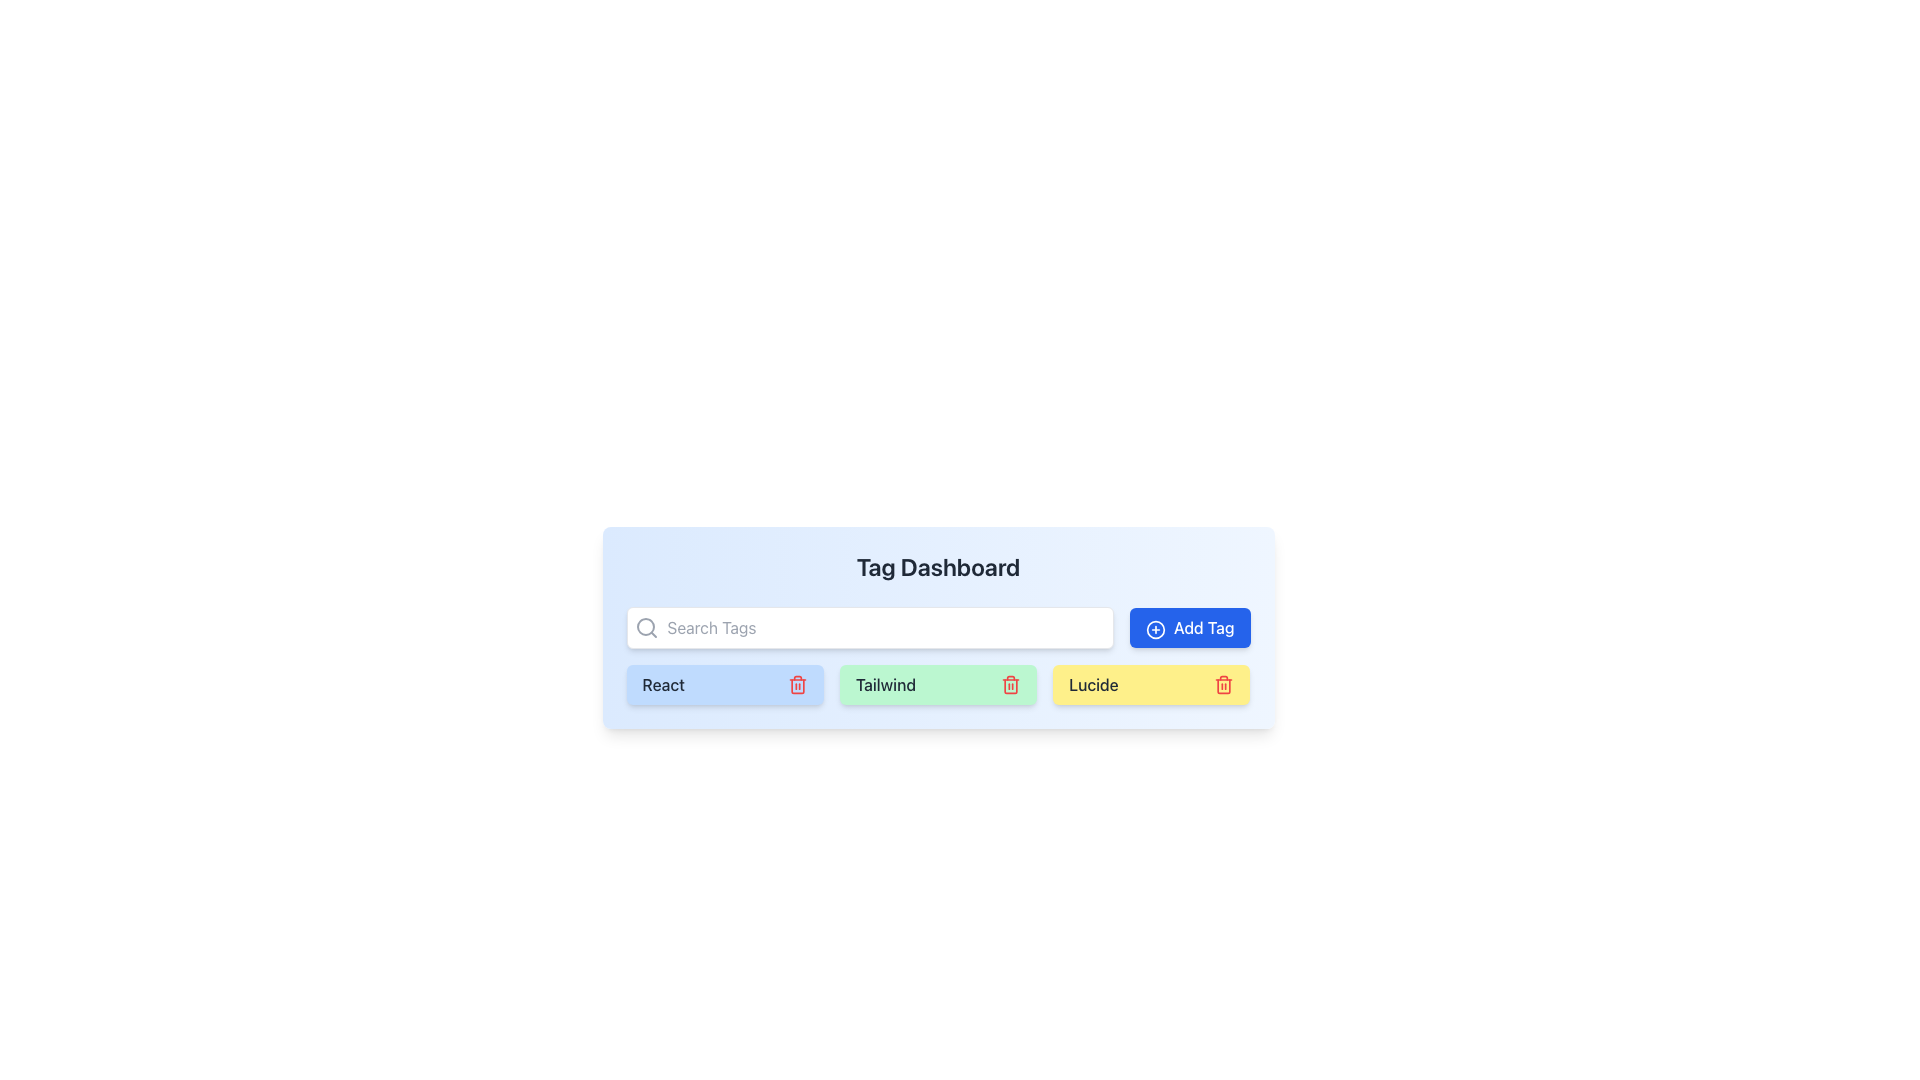 Image resolution: width=1920 pixels, height=1080 pixels. I want to click on the delete button for the 'Tailwind' item in the tag management dashboard, so click(1011, 684).